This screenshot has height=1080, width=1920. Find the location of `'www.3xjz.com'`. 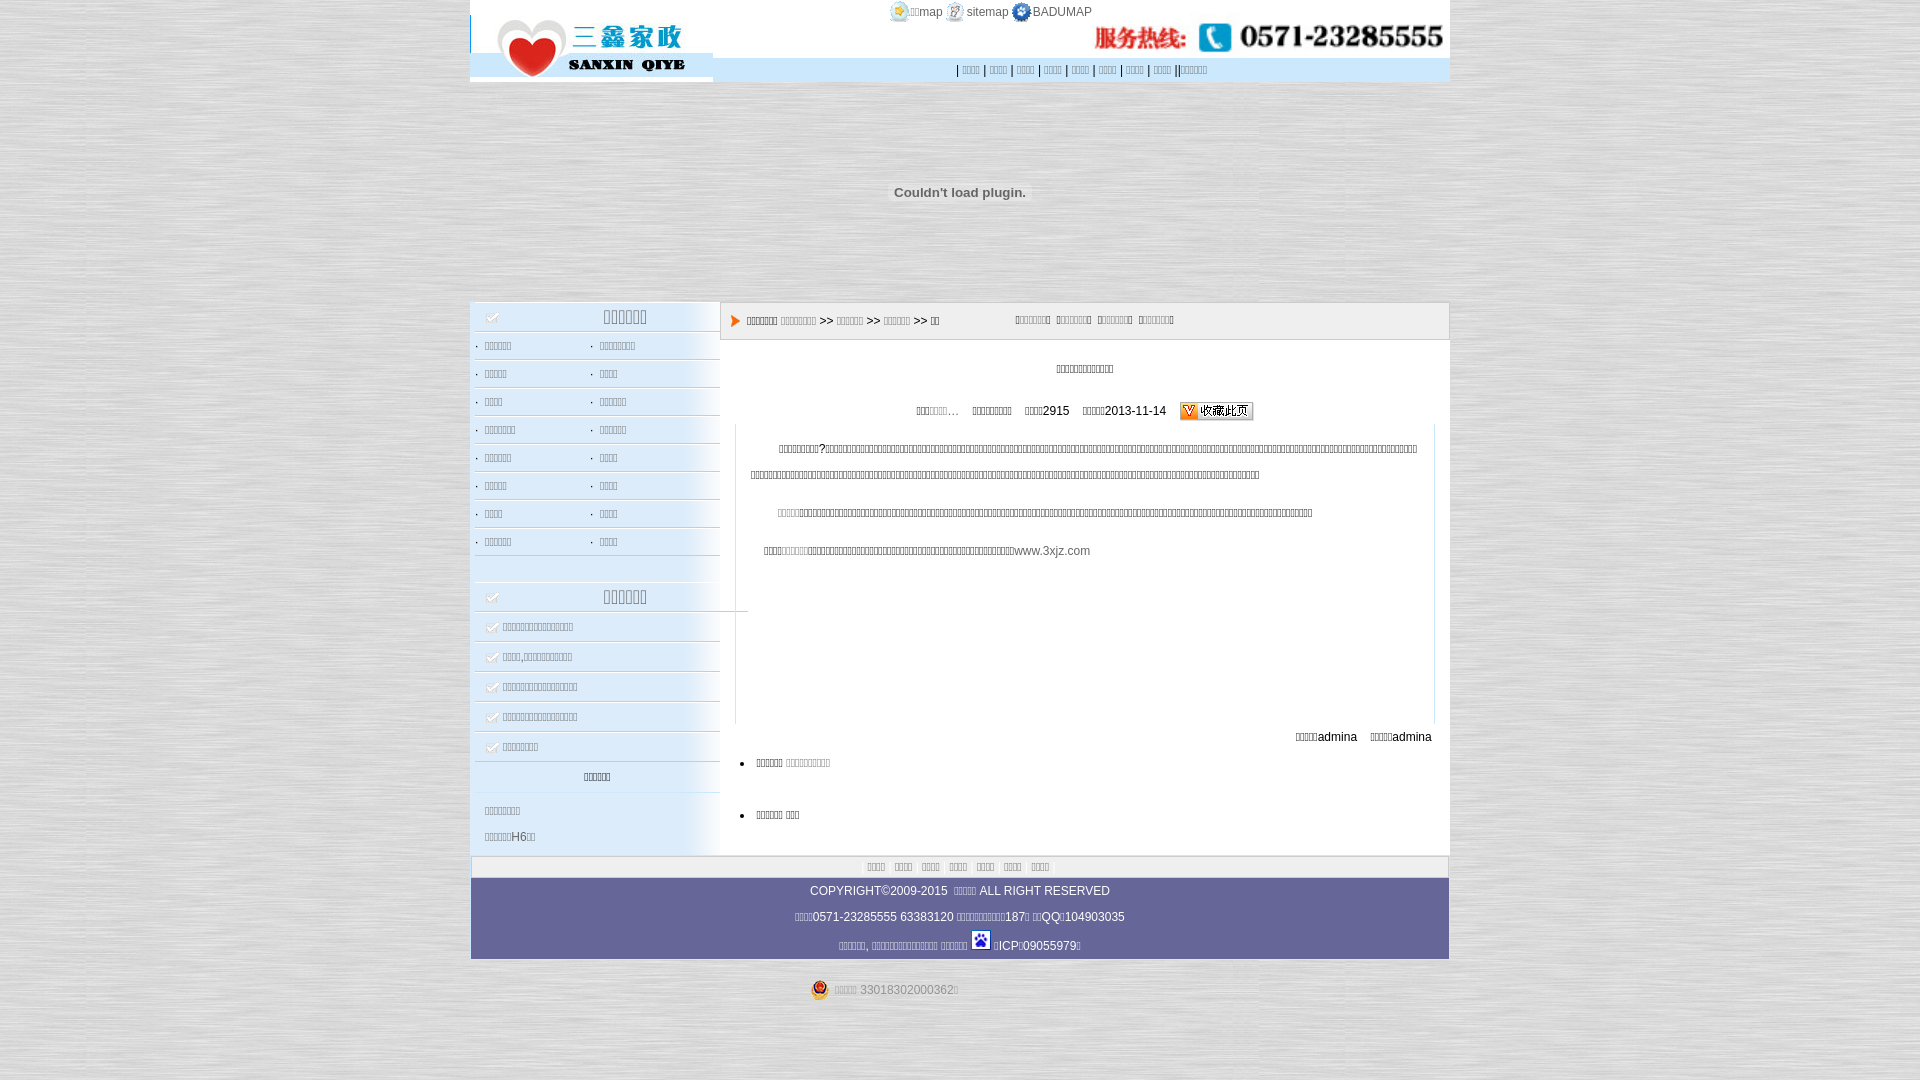

'www.3xjz.com' is located at coordinates (1050, 551).